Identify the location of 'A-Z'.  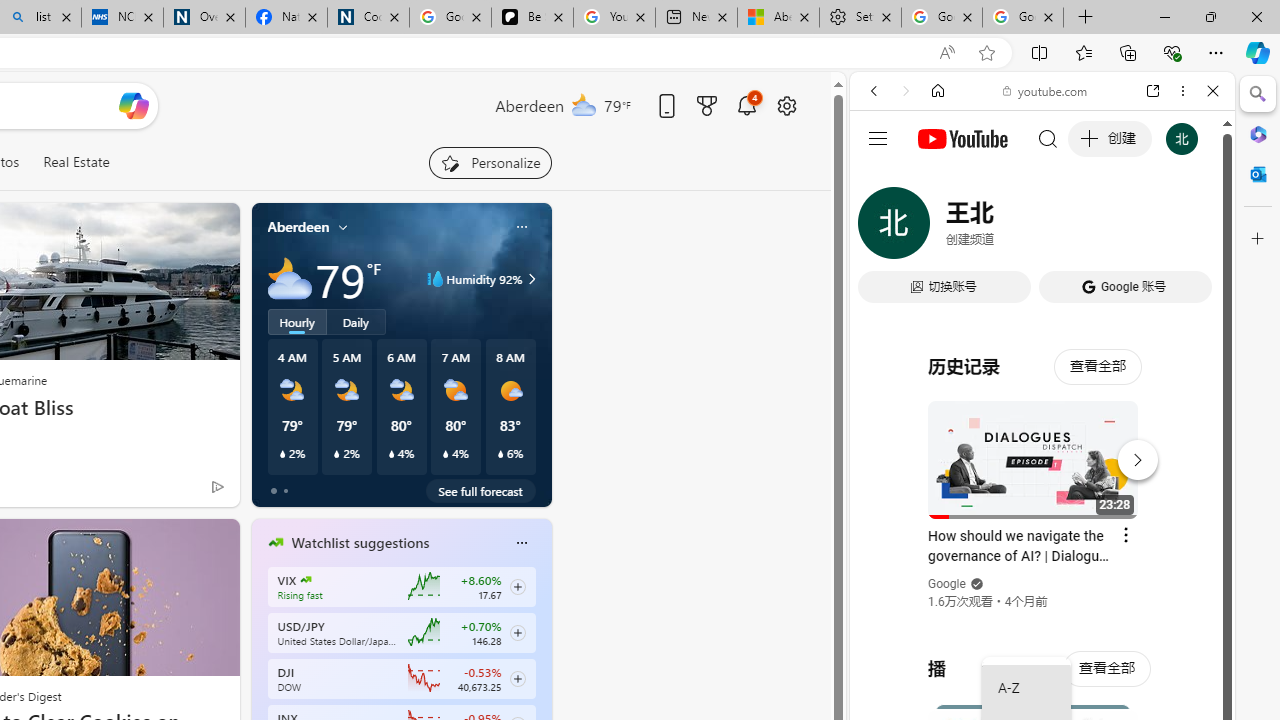
(1026, 688).